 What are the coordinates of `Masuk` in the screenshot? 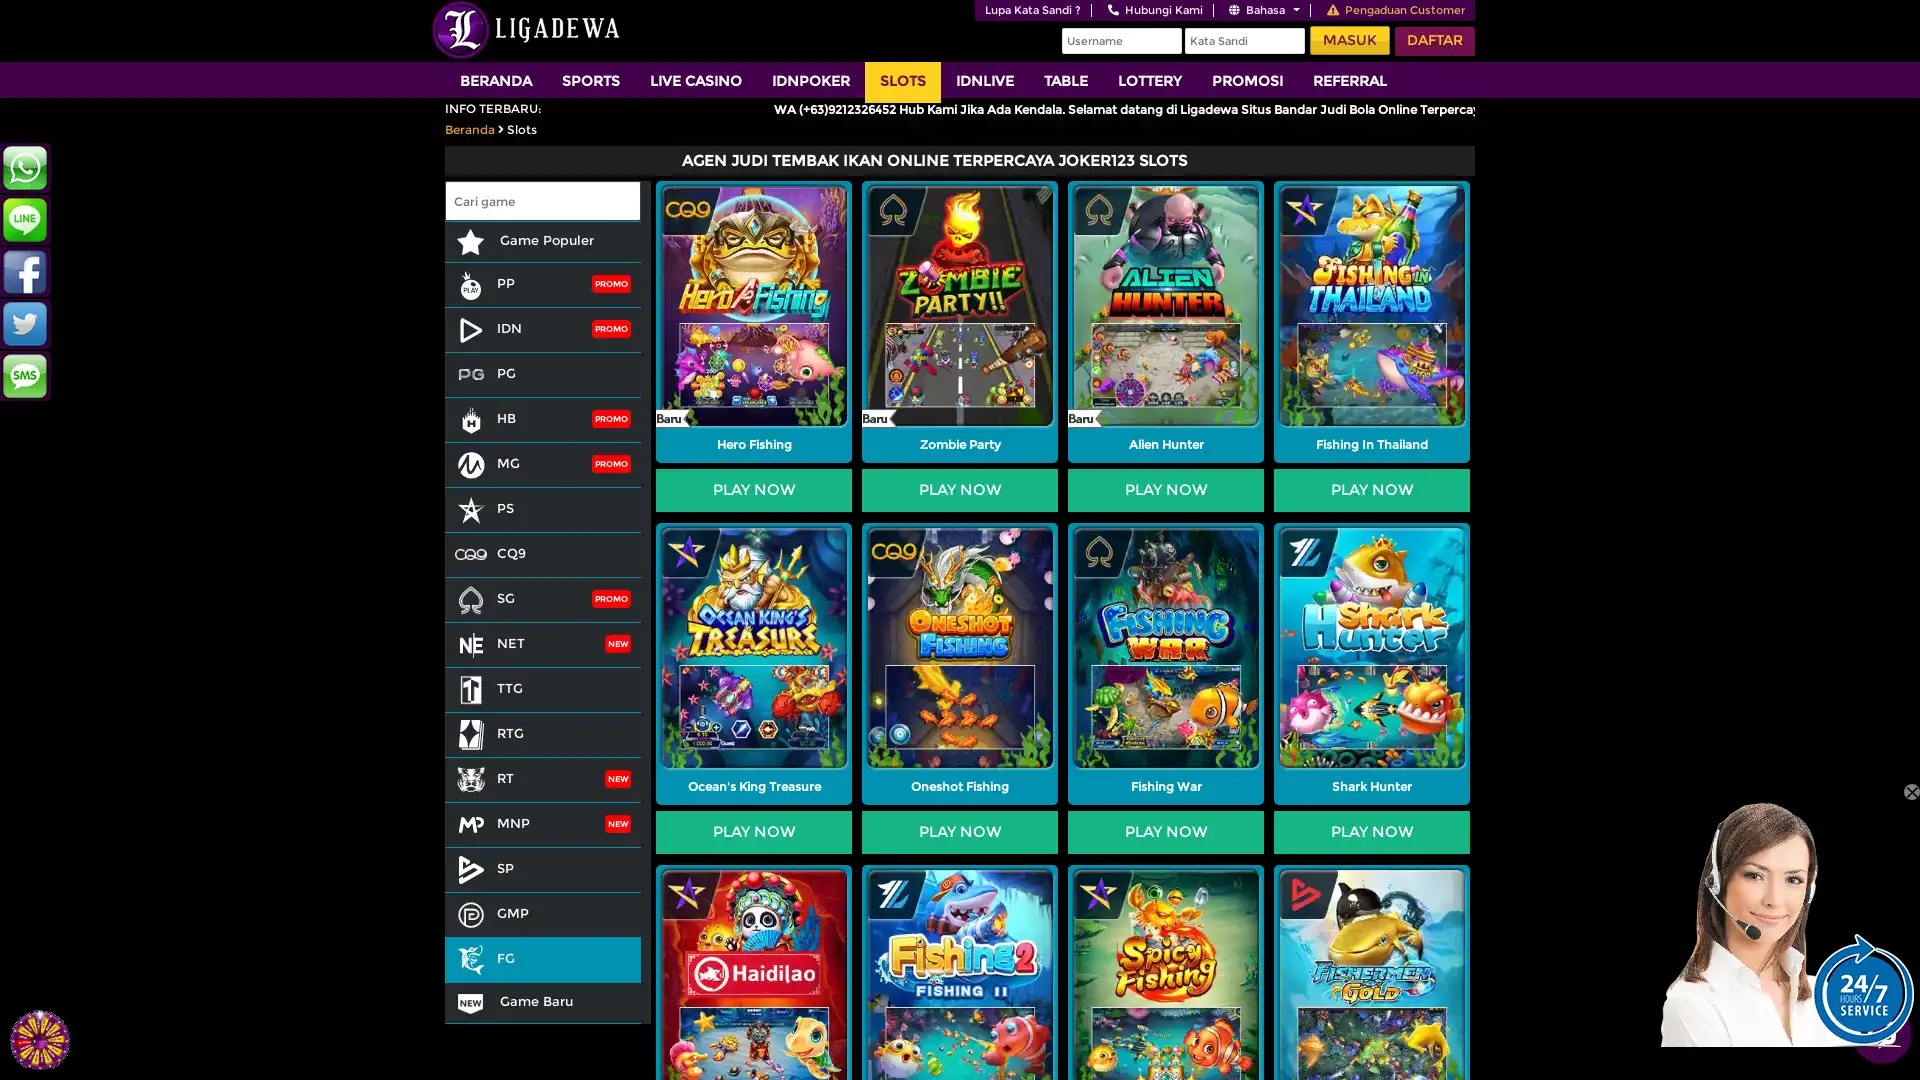 It's located at (1349, 40).